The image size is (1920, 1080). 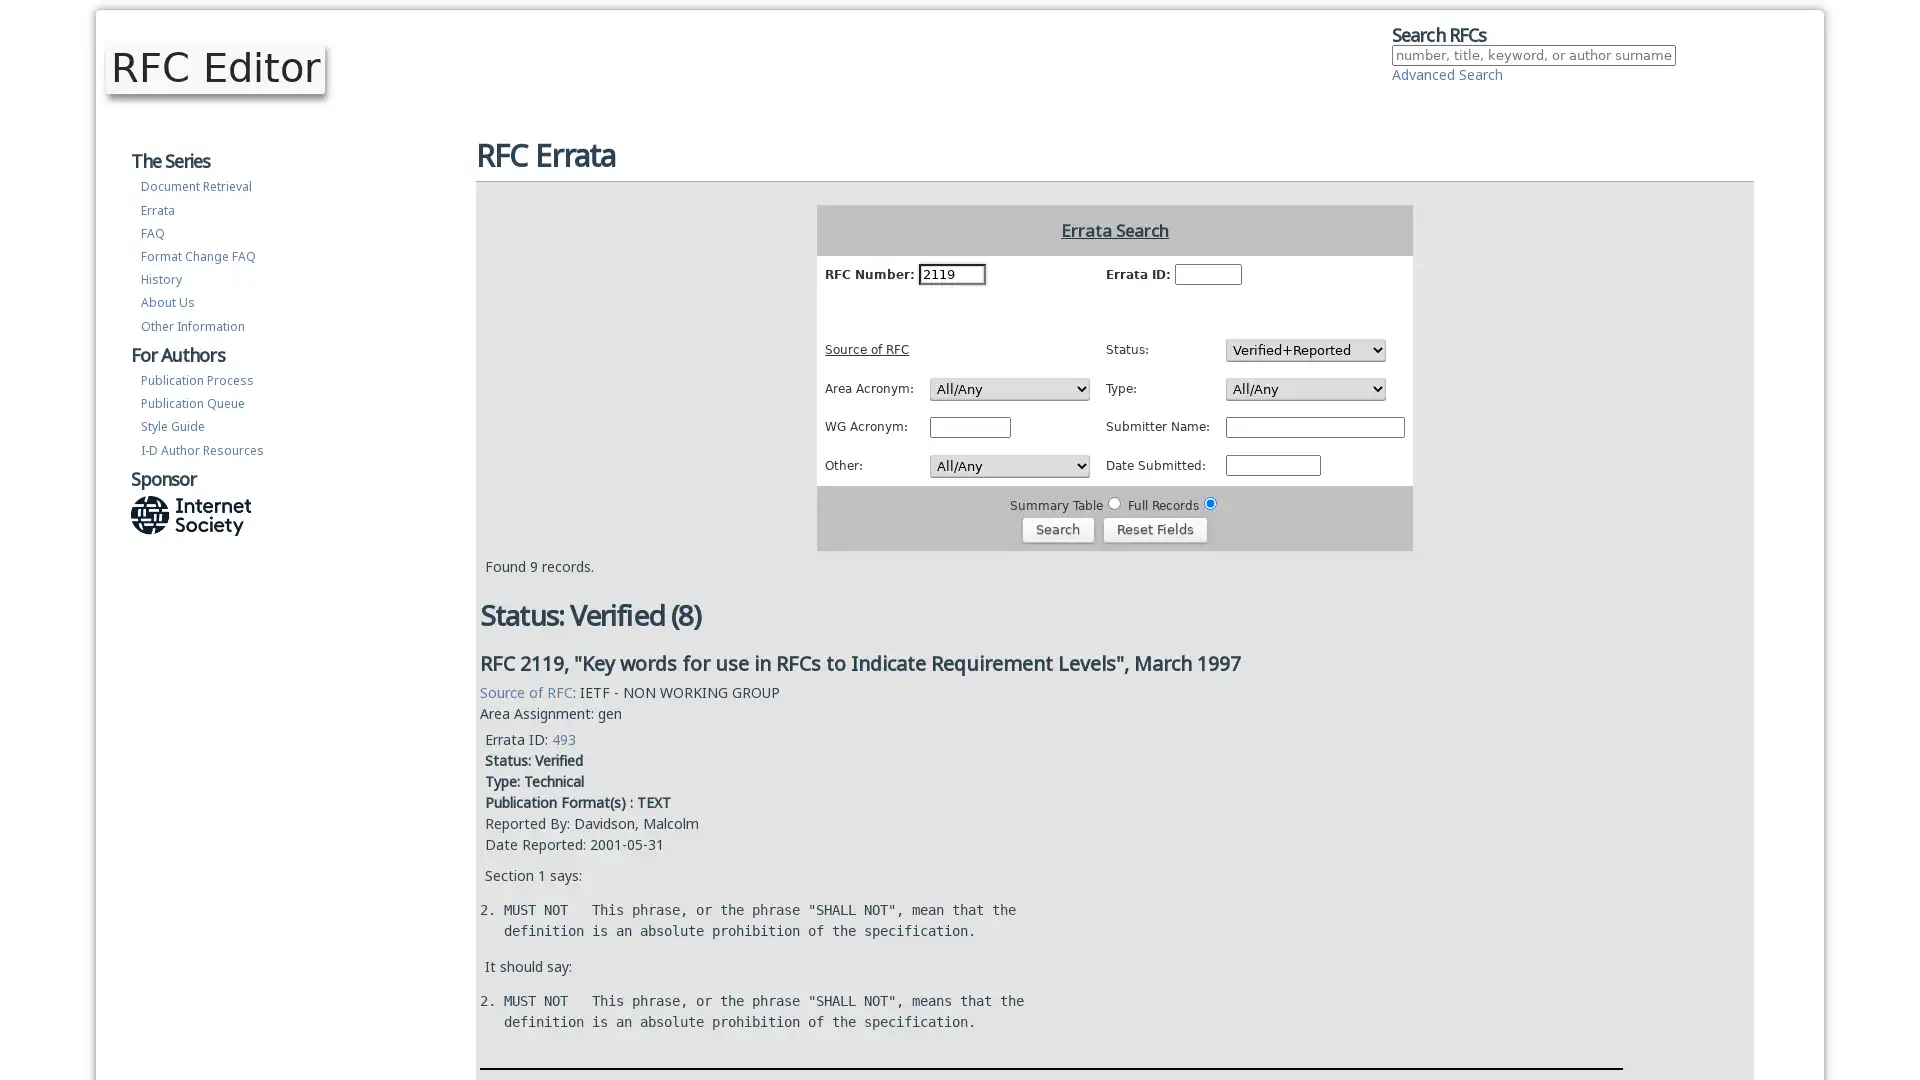 I want to click on Search, so click(x=1056, y=527).